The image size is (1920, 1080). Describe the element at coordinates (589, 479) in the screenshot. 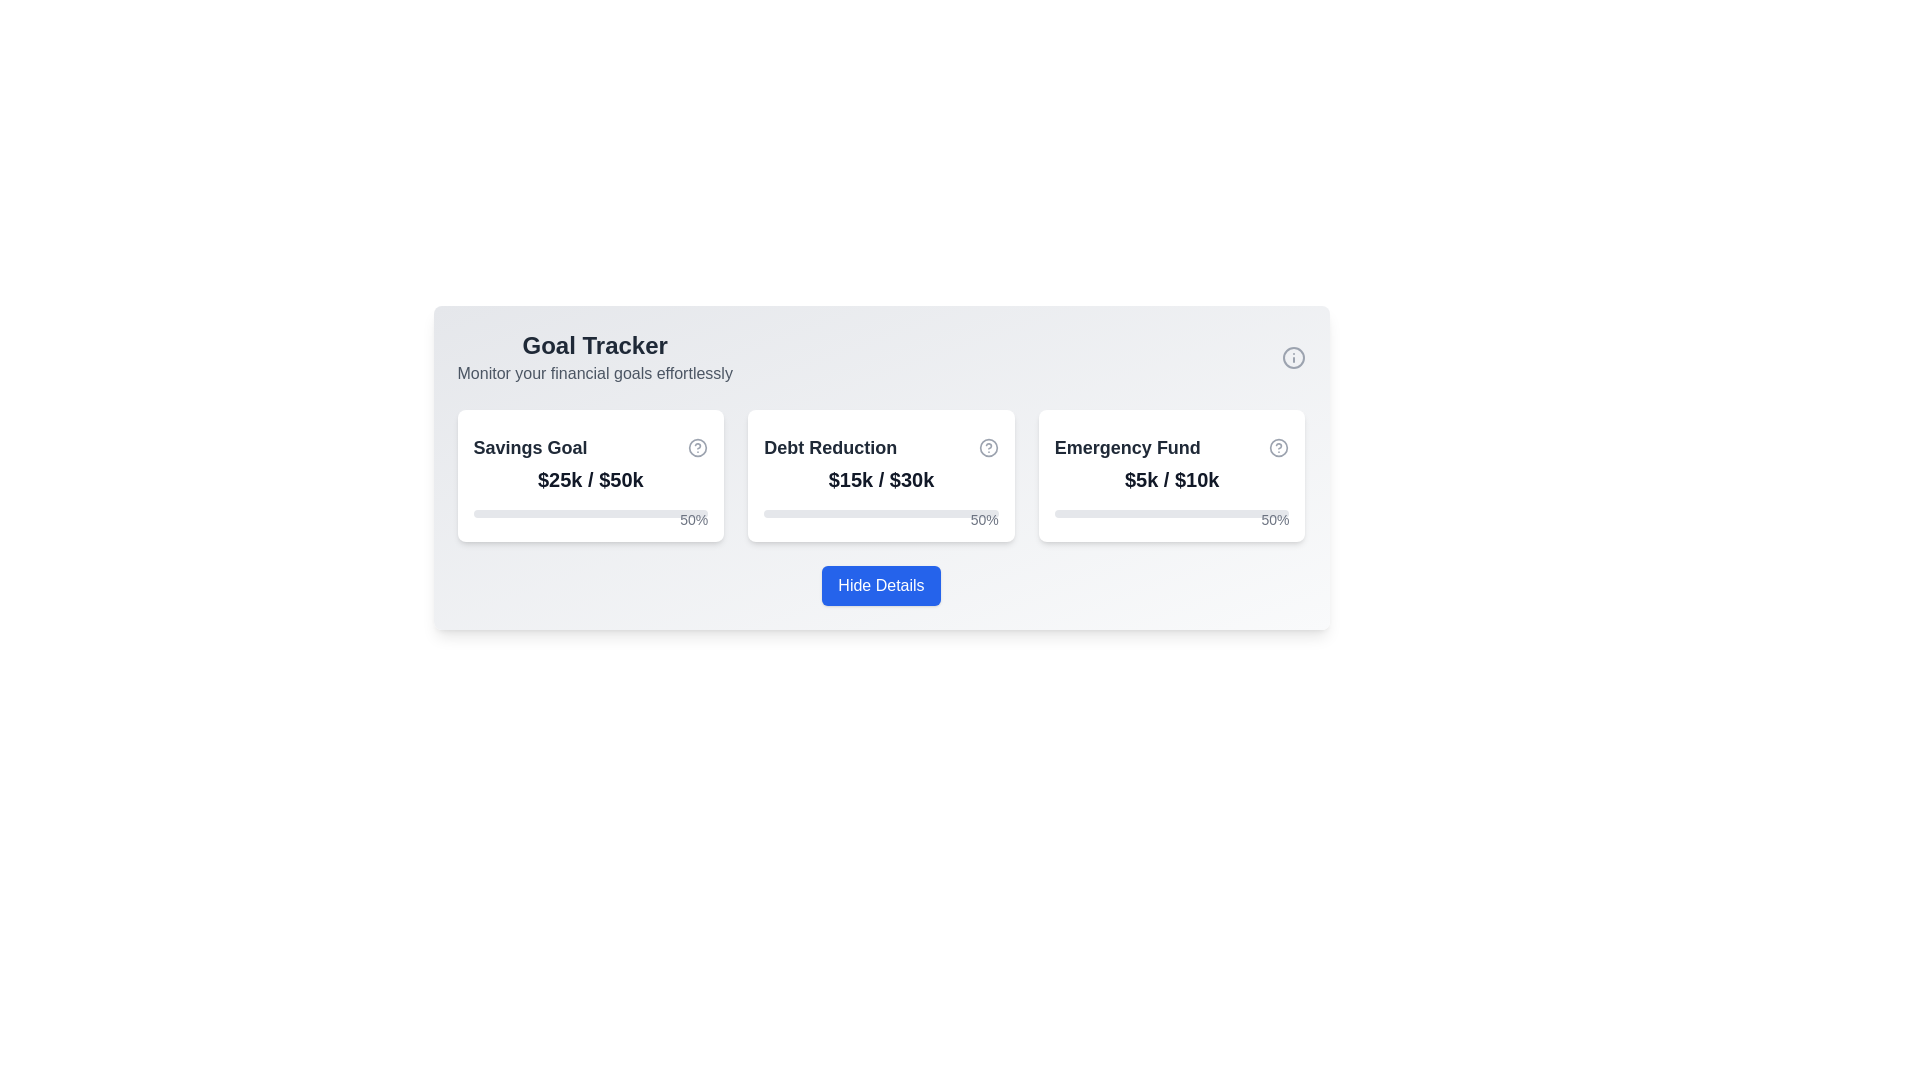

I see `the text indicating the current progress and target goal values for the 'Savings Goal', located in the second row of the 'Savings Goal' card beneath the title text and above the progress indicator` at that location.